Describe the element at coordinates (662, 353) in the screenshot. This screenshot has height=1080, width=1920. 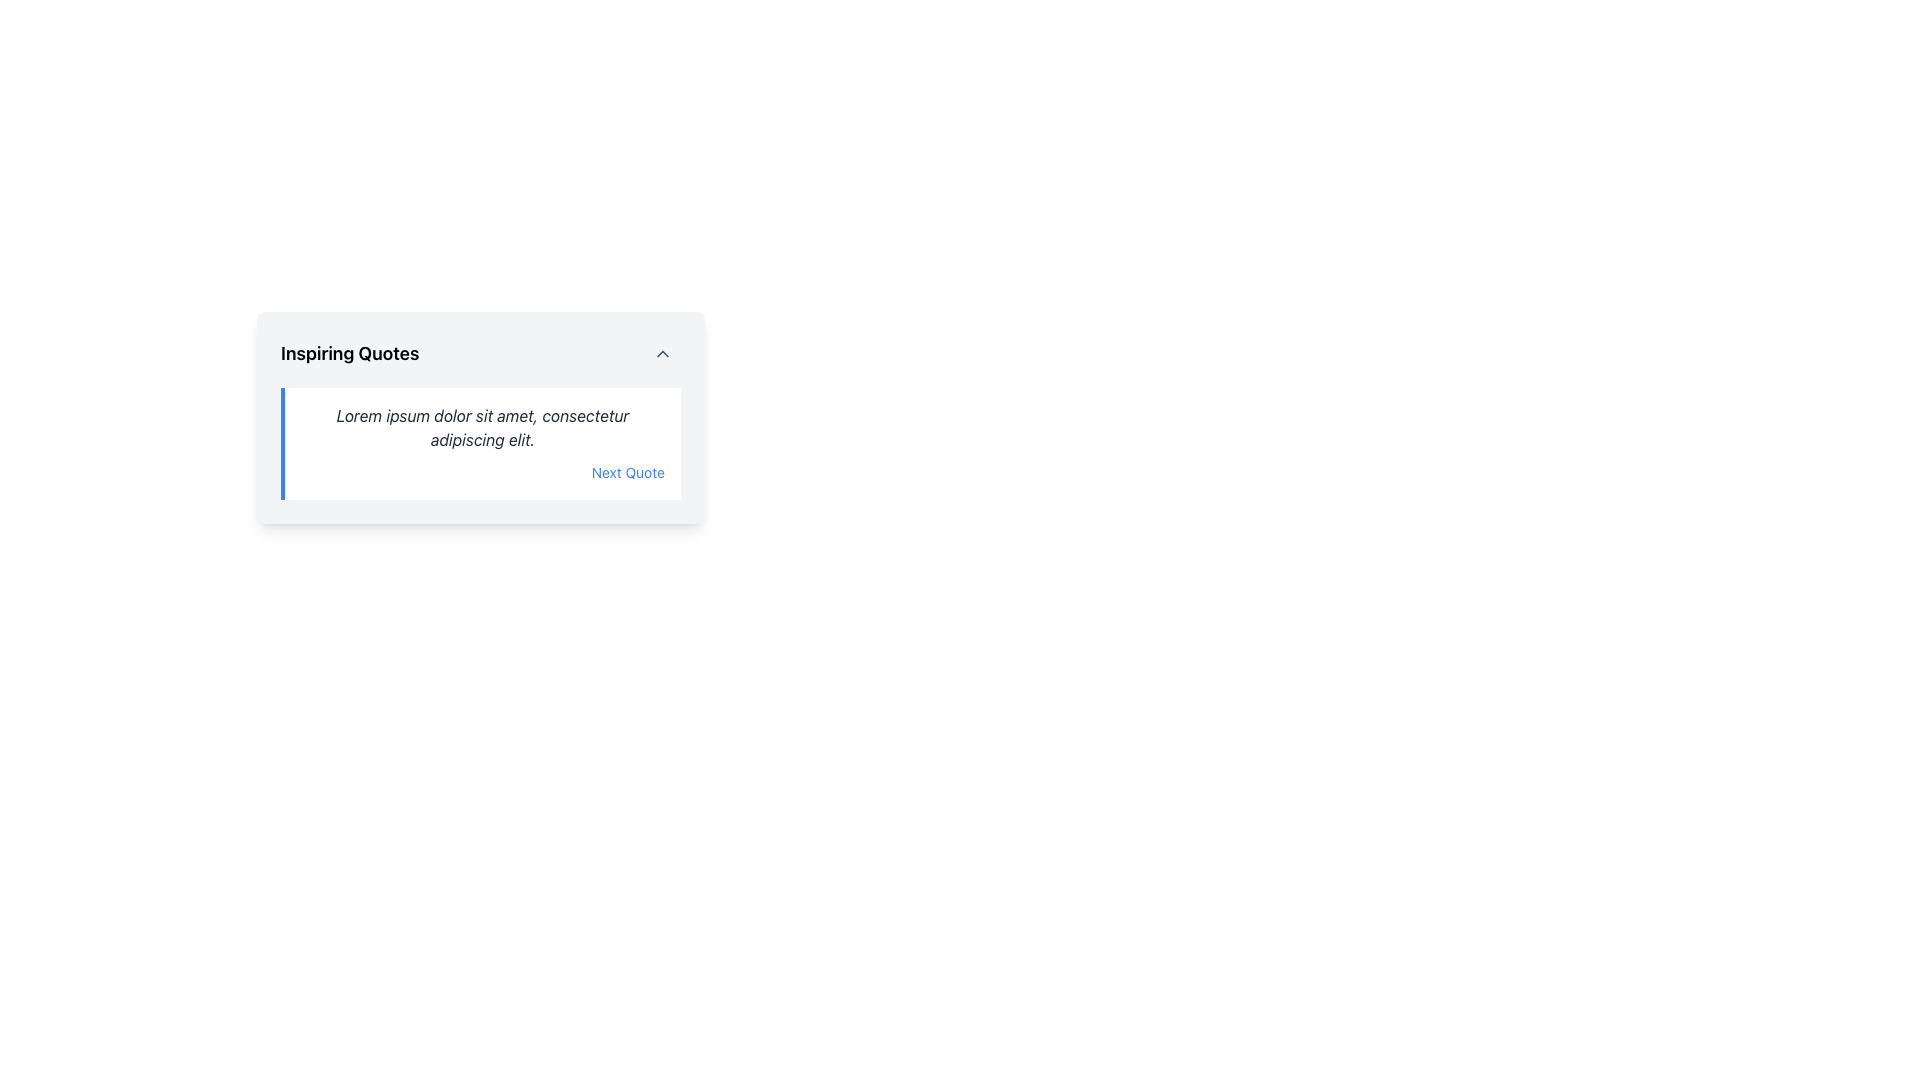
I see `the upward-pointing chevron icon button located at the top-right corner of the 'Inspiring Quotes' card for visual feedback` at that location.